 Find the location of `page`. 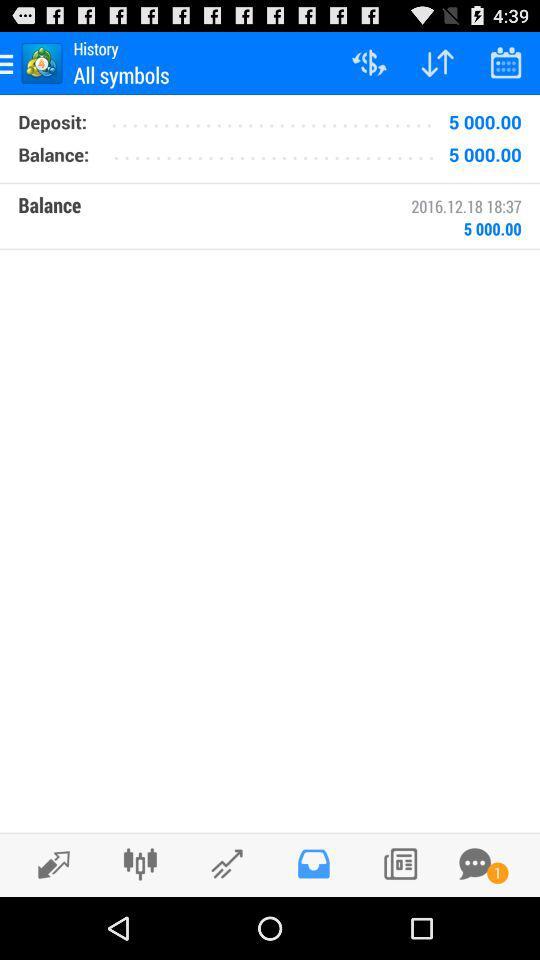

page is located at coordinates (48, 863).